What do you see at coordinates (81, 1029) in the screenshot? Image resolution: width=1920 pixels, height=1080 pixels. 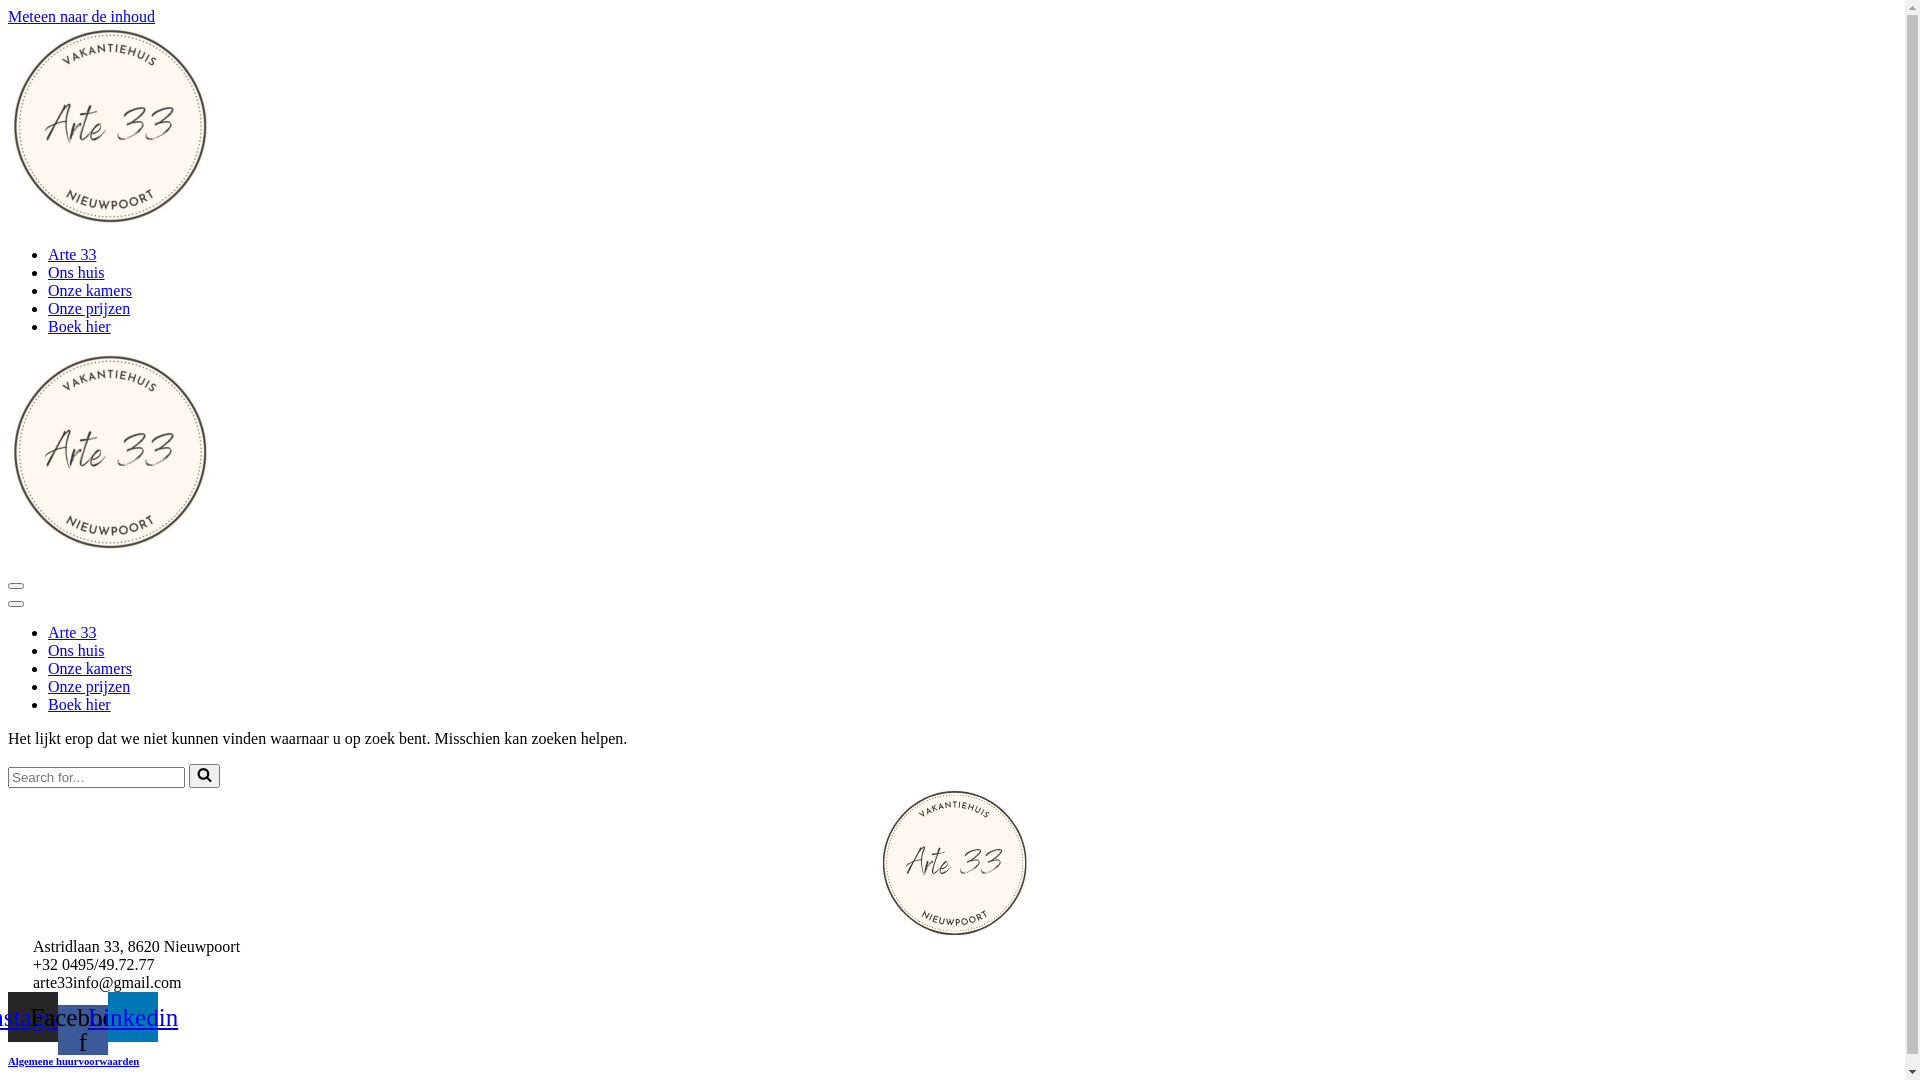 I see `'Facebook-f'` at bounding box center [81, 1029].